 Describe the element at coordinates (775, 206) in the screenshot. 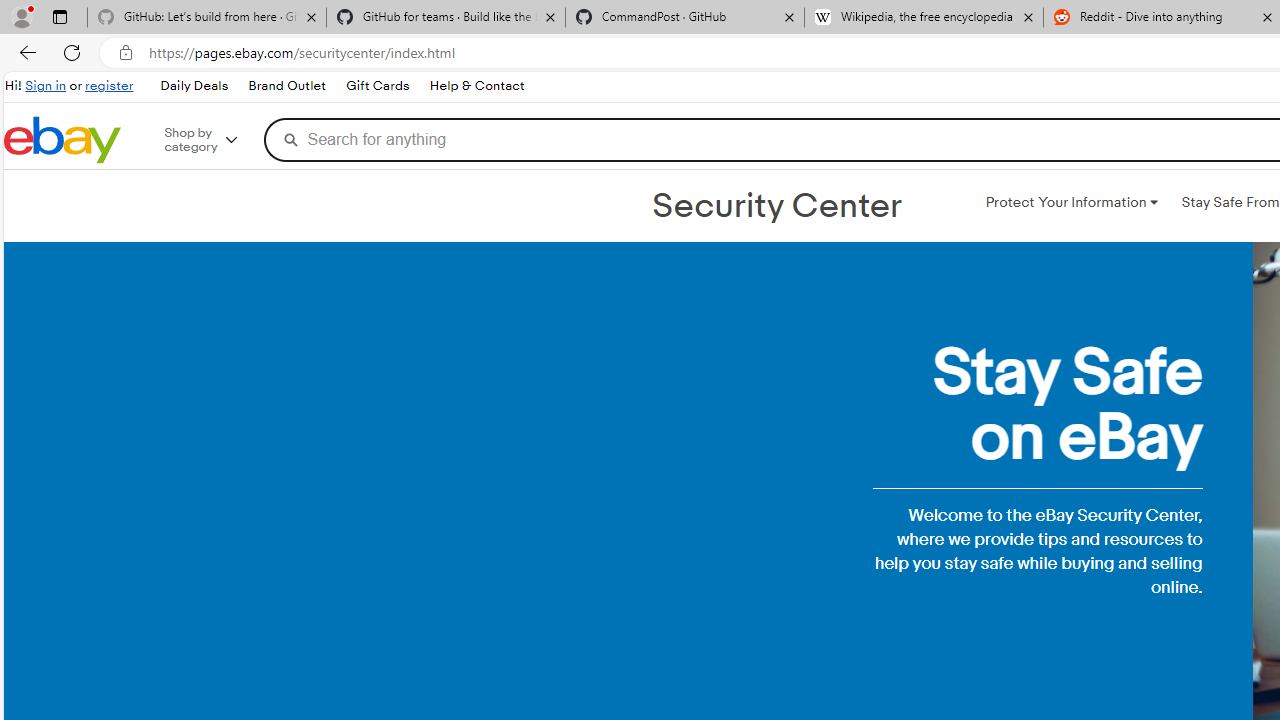

I see `'Security Center'` at that location.